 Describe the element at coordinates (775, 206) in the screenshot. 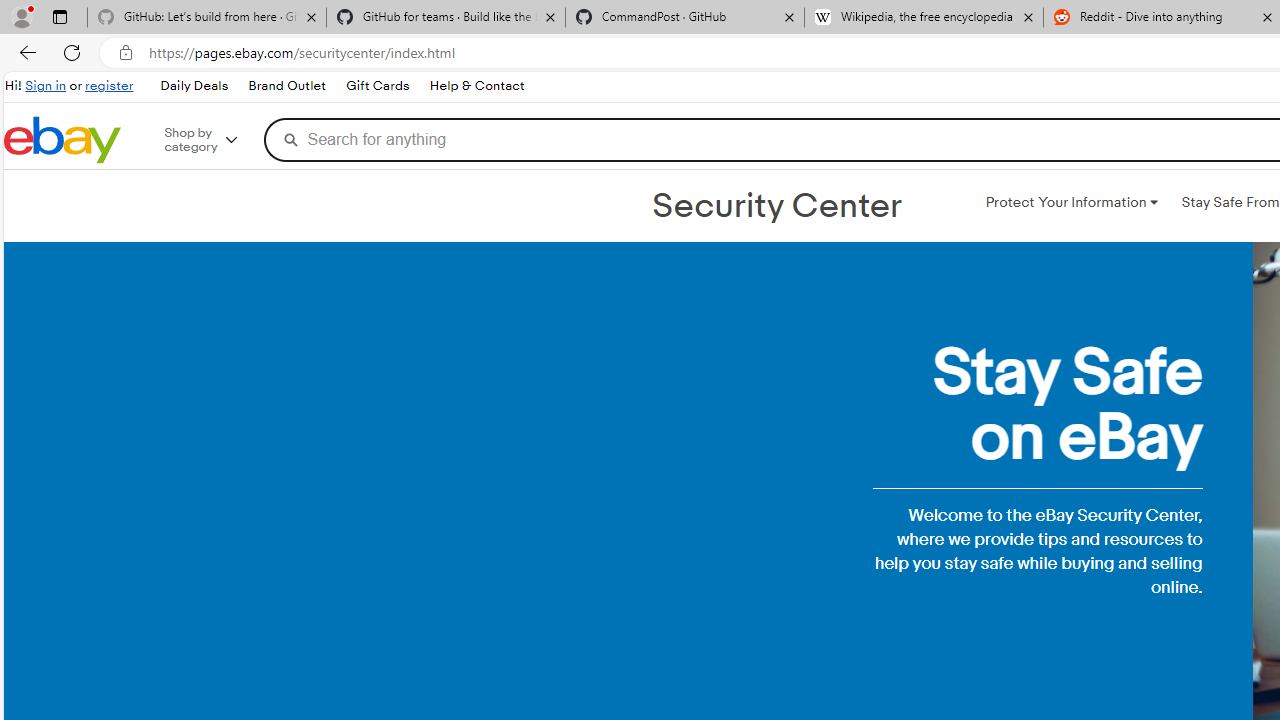

I see `'Security Center'` at that location.